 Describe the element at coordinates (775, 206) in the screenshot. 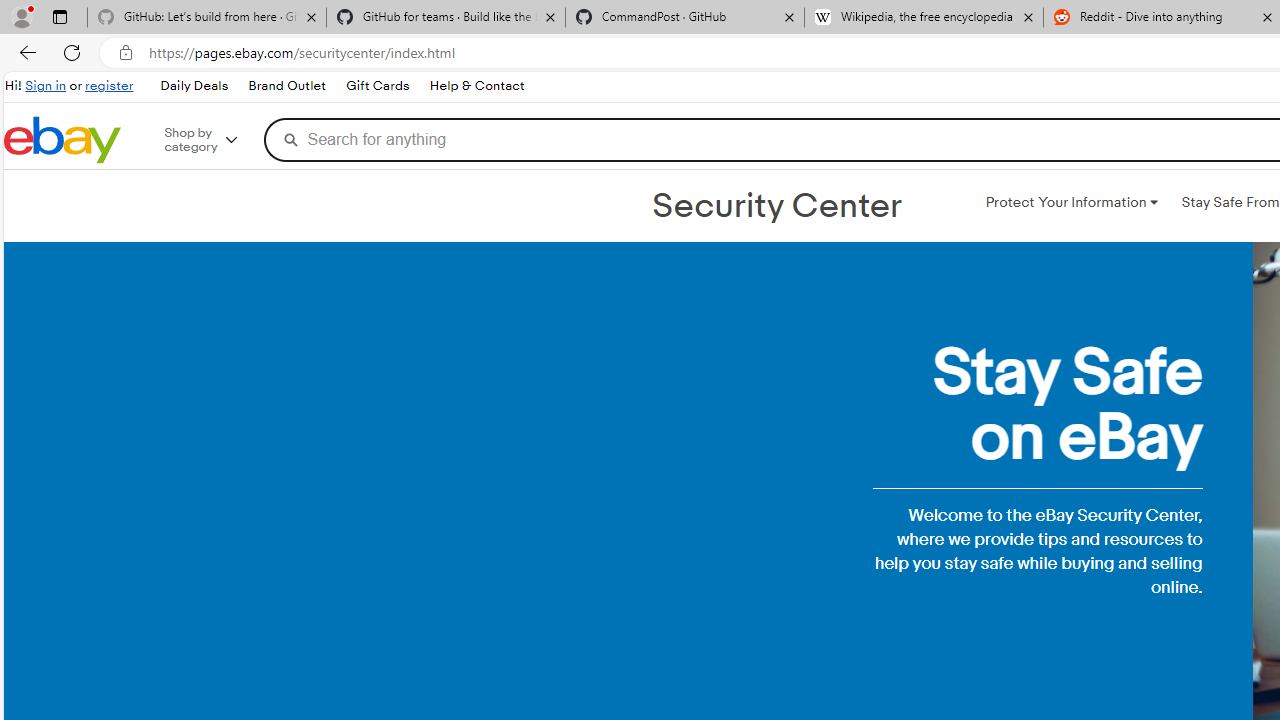

I see `'Security Center'` at that location.